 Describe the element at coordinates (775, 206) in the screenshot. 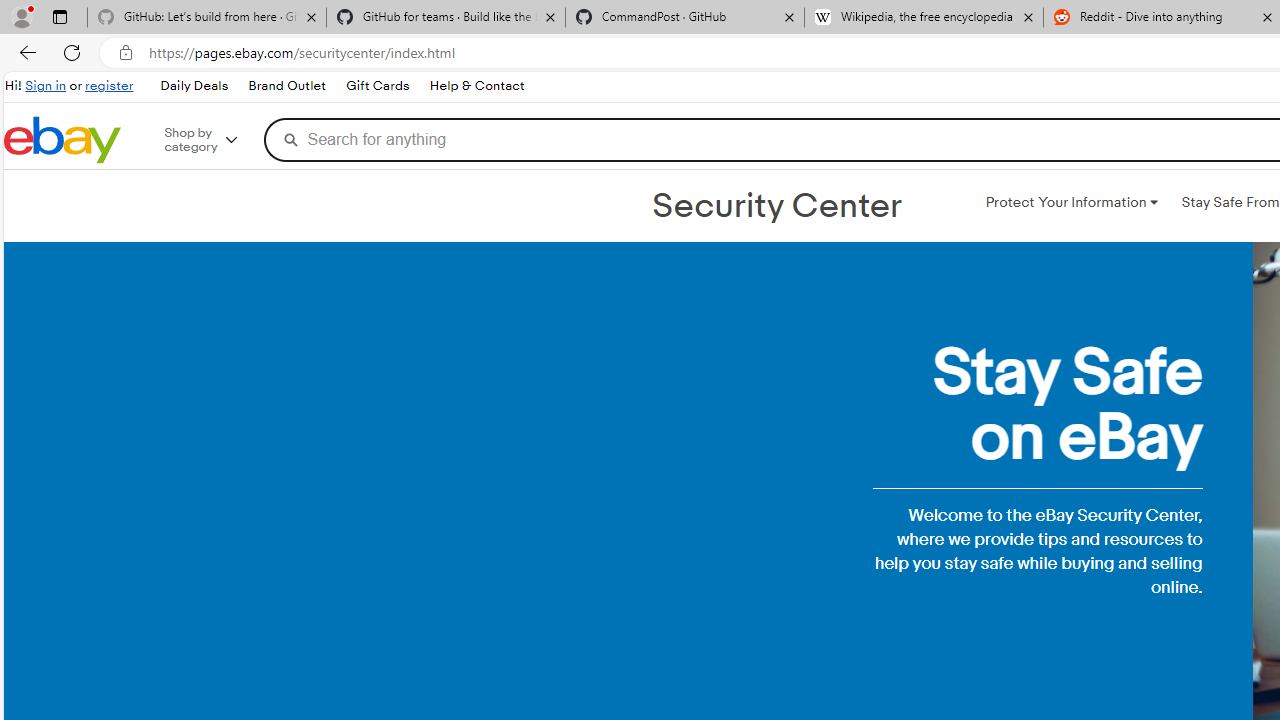

I see `'Security Center'` at that location.